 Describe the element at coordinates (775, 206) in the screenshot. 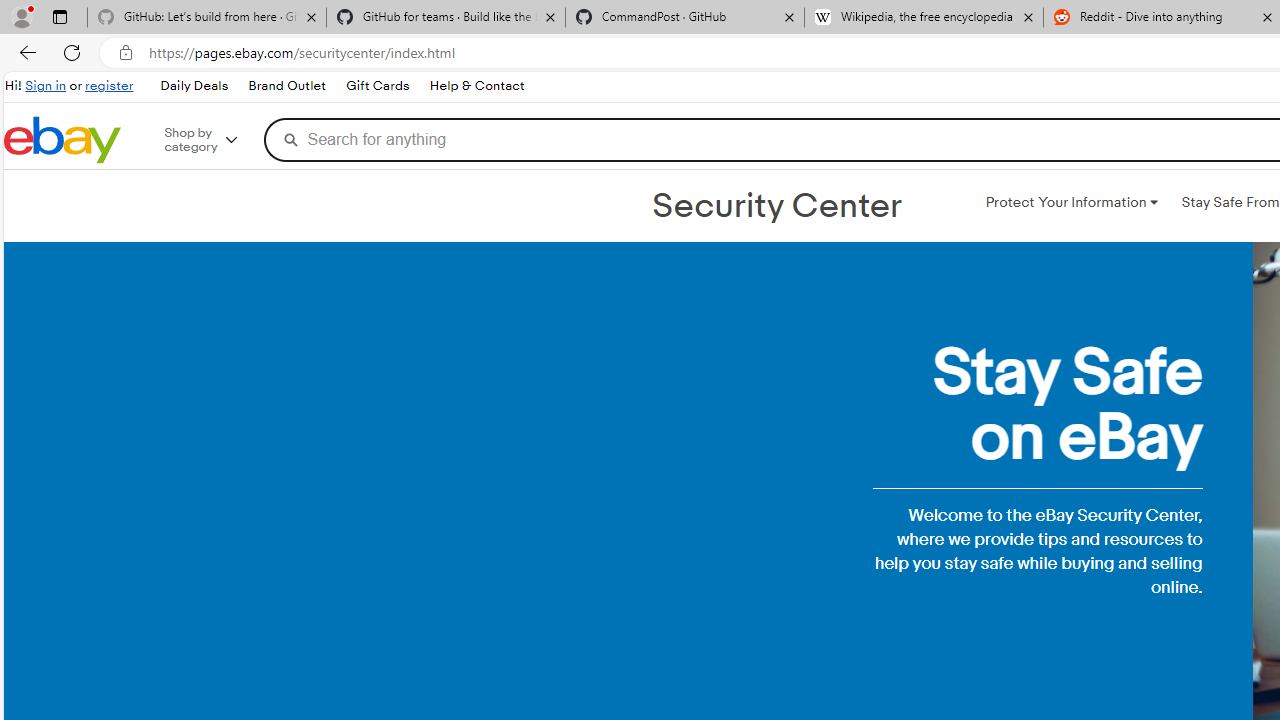

I see `'Security Center'` at that location.